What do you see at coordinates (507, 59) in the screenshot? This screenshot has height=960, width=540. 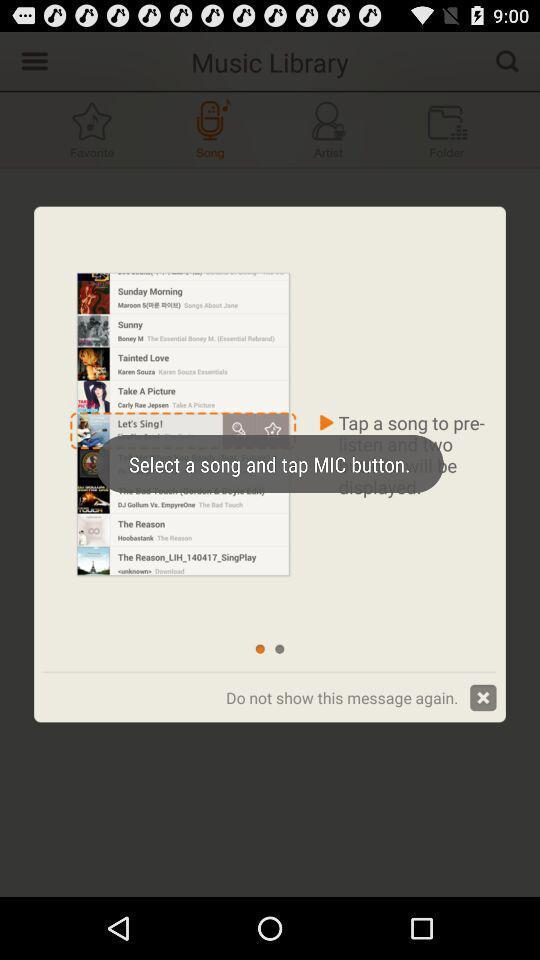 I see `search` at bounding box center [507, 59].